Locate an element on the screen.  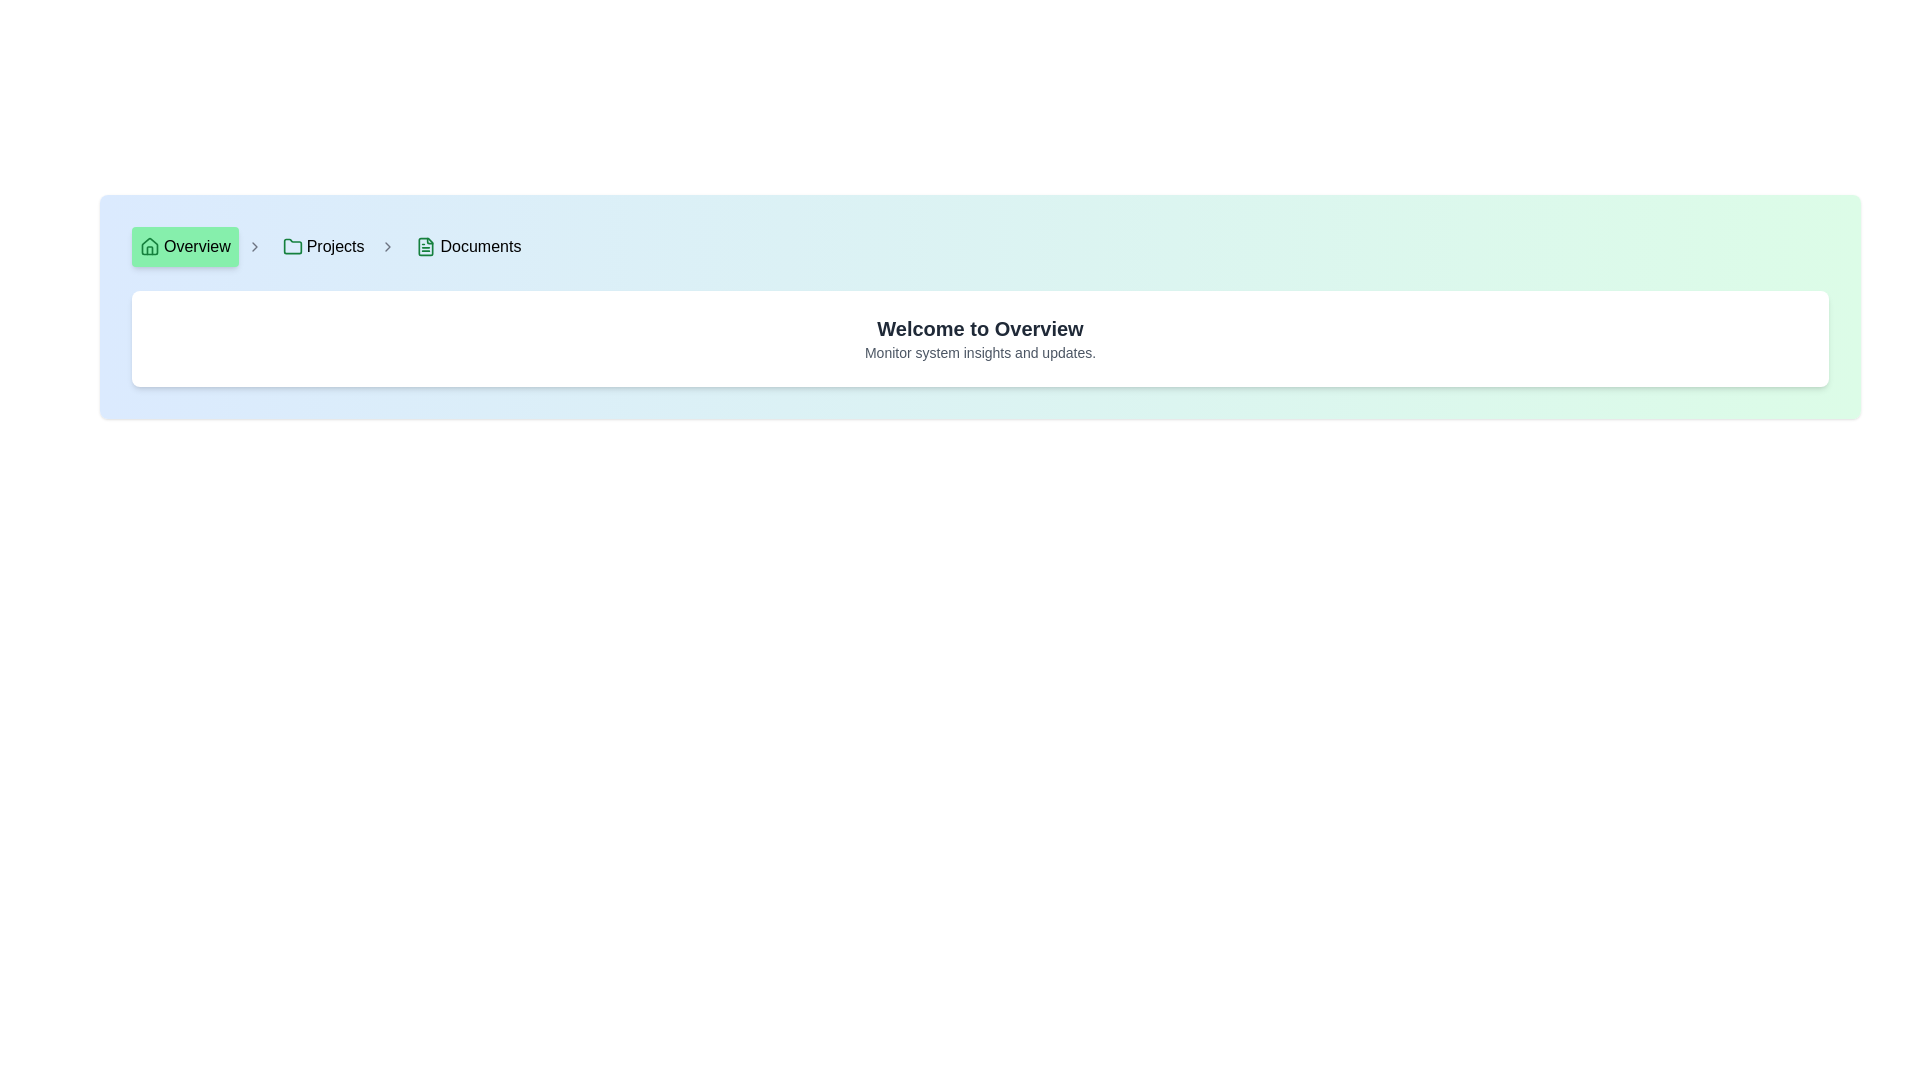
heading text 'Welcome to Overview' which is prominently displayed at the top of the content section is located at coordinates (980, 327).